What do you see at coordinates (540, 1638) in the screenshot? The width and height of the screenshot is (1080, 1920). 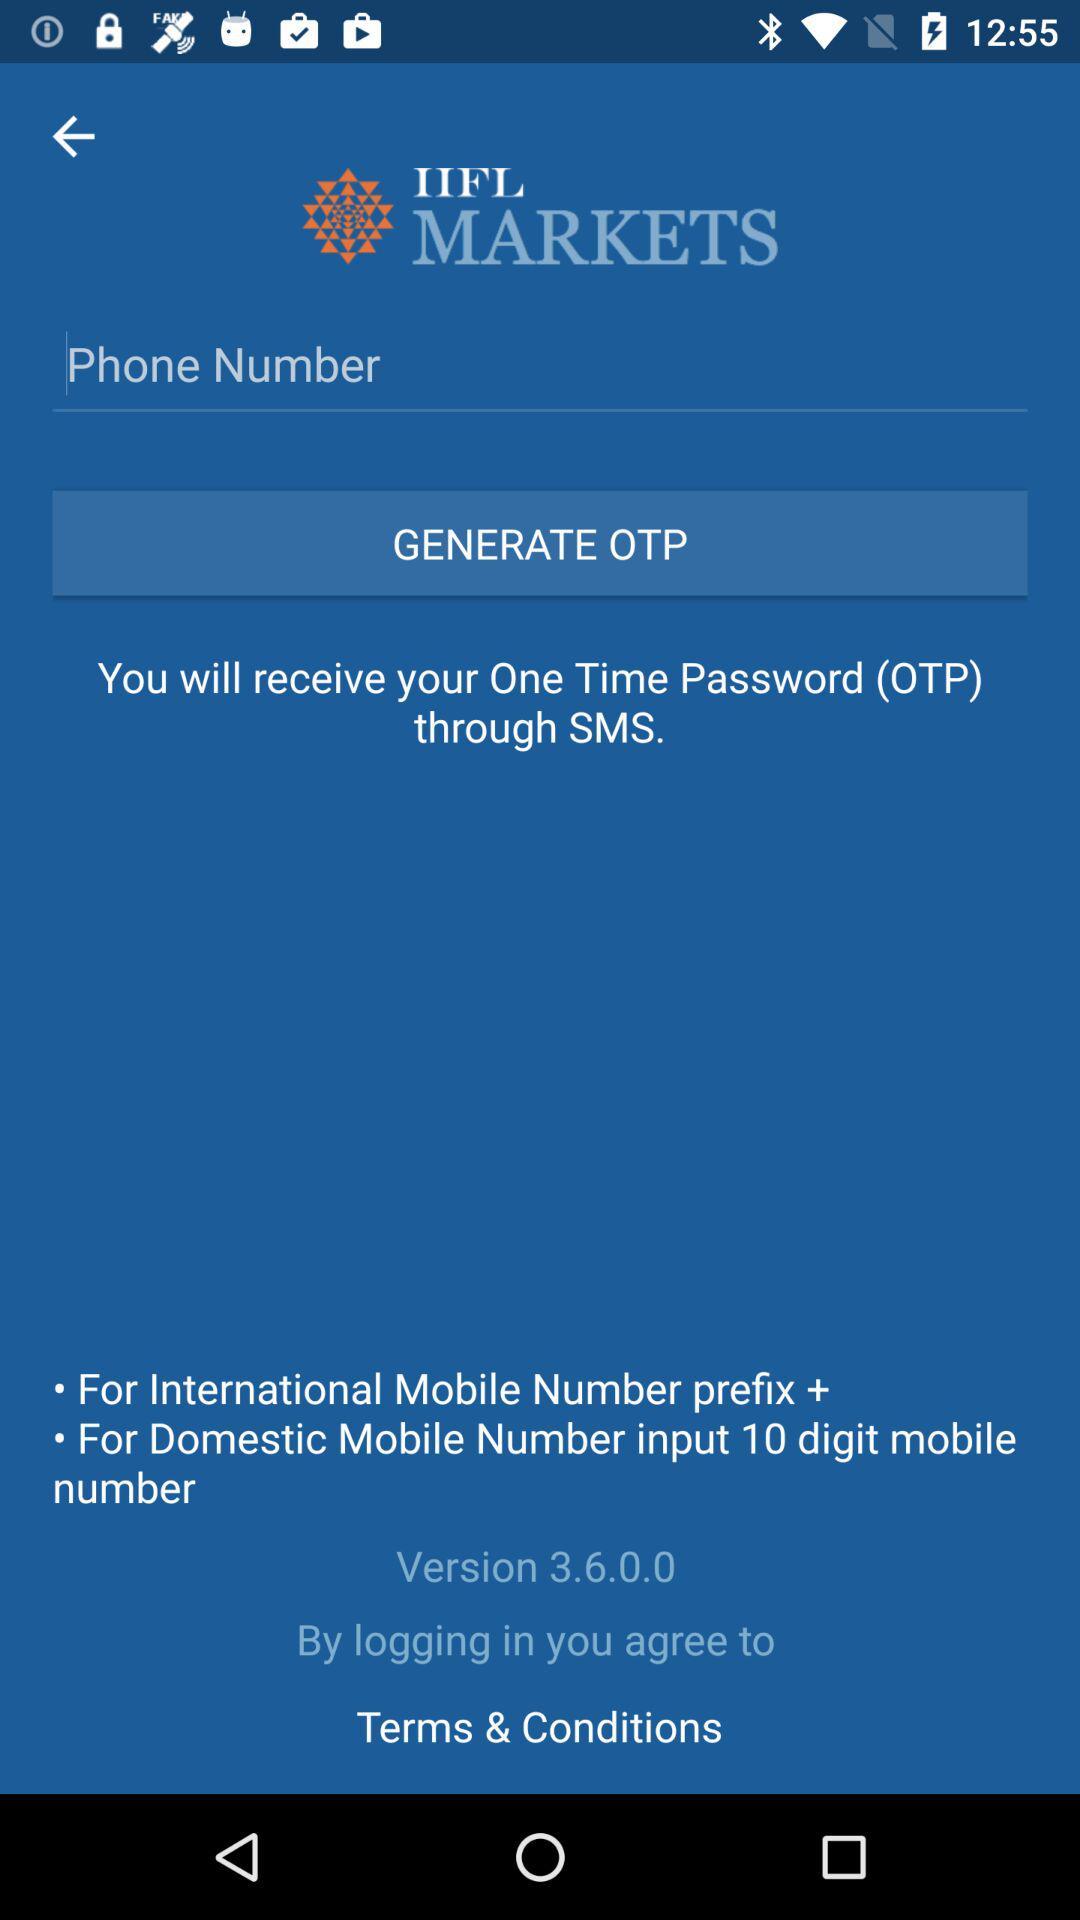 I see `by logging in icon` at bounding box center [540, 1638].